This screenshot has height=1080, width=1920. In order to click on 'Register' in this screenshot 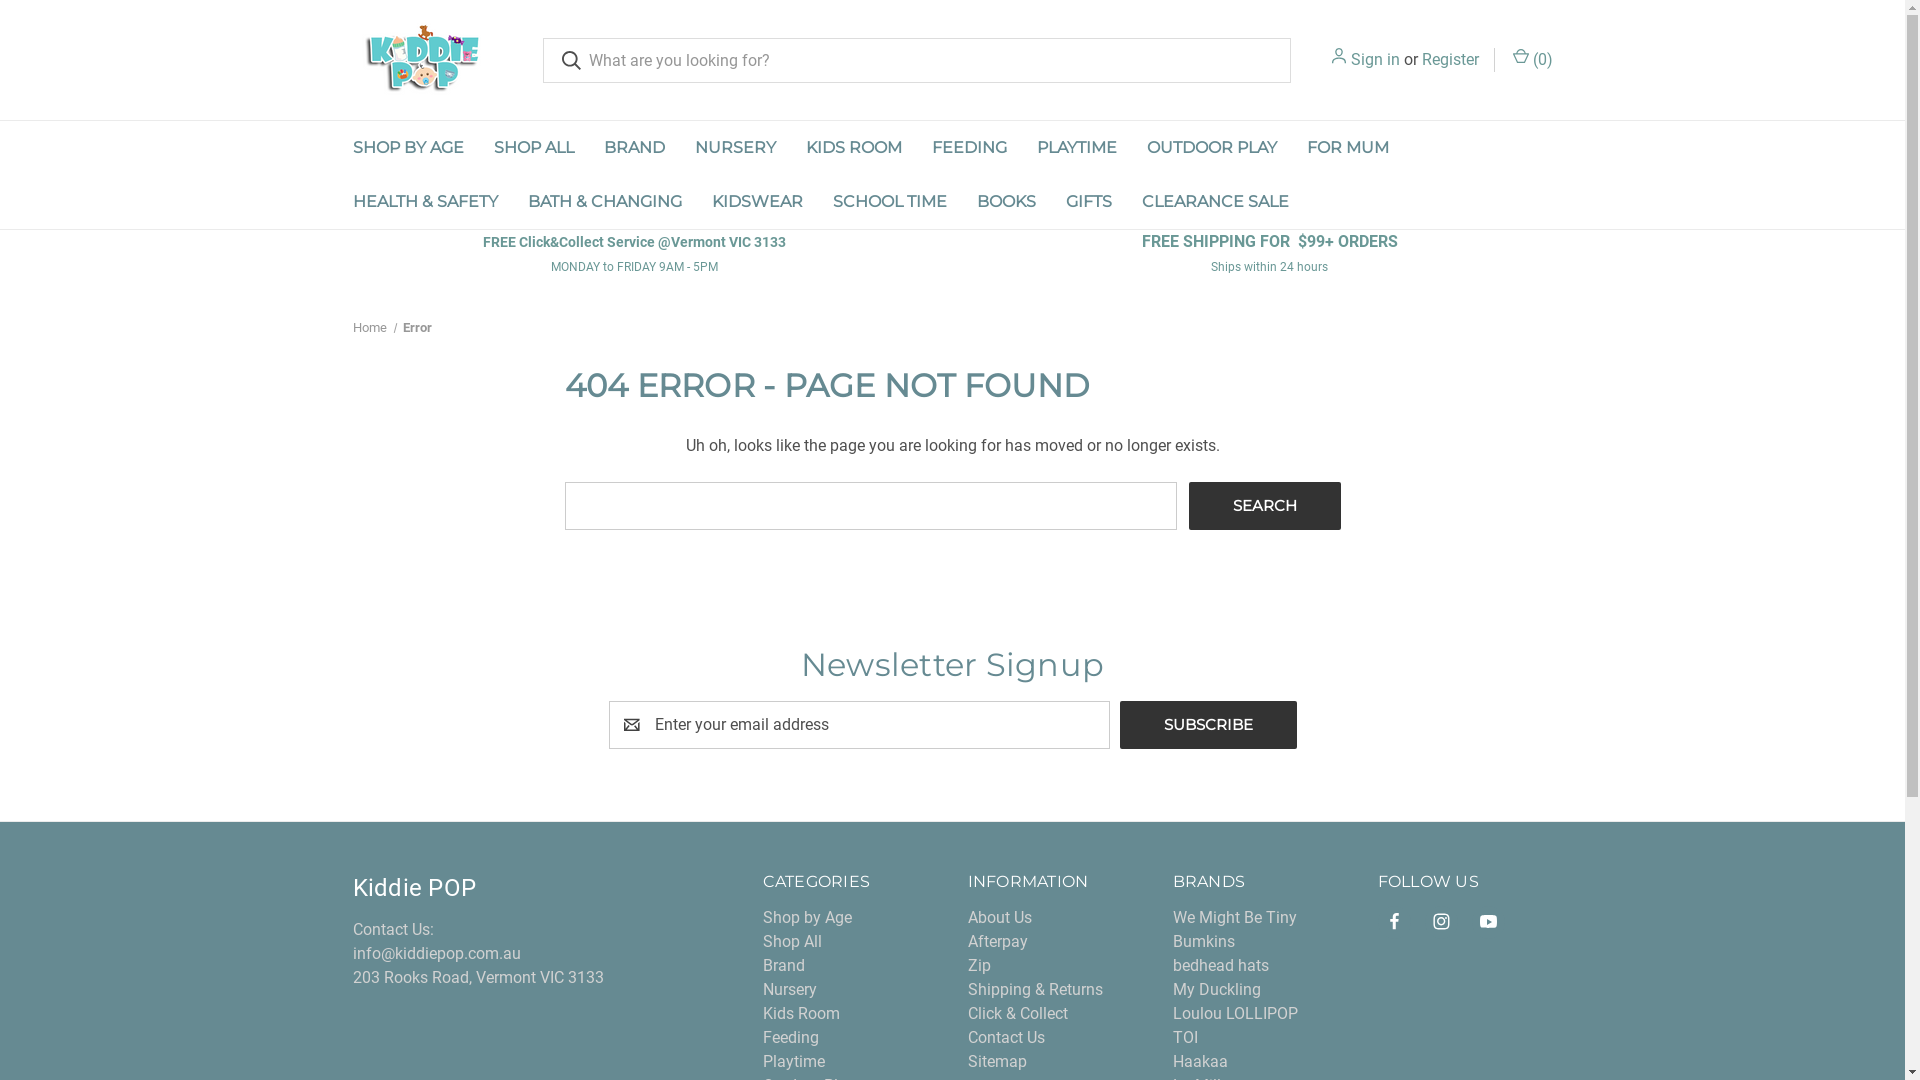, I will do `click(1420, 59)`.